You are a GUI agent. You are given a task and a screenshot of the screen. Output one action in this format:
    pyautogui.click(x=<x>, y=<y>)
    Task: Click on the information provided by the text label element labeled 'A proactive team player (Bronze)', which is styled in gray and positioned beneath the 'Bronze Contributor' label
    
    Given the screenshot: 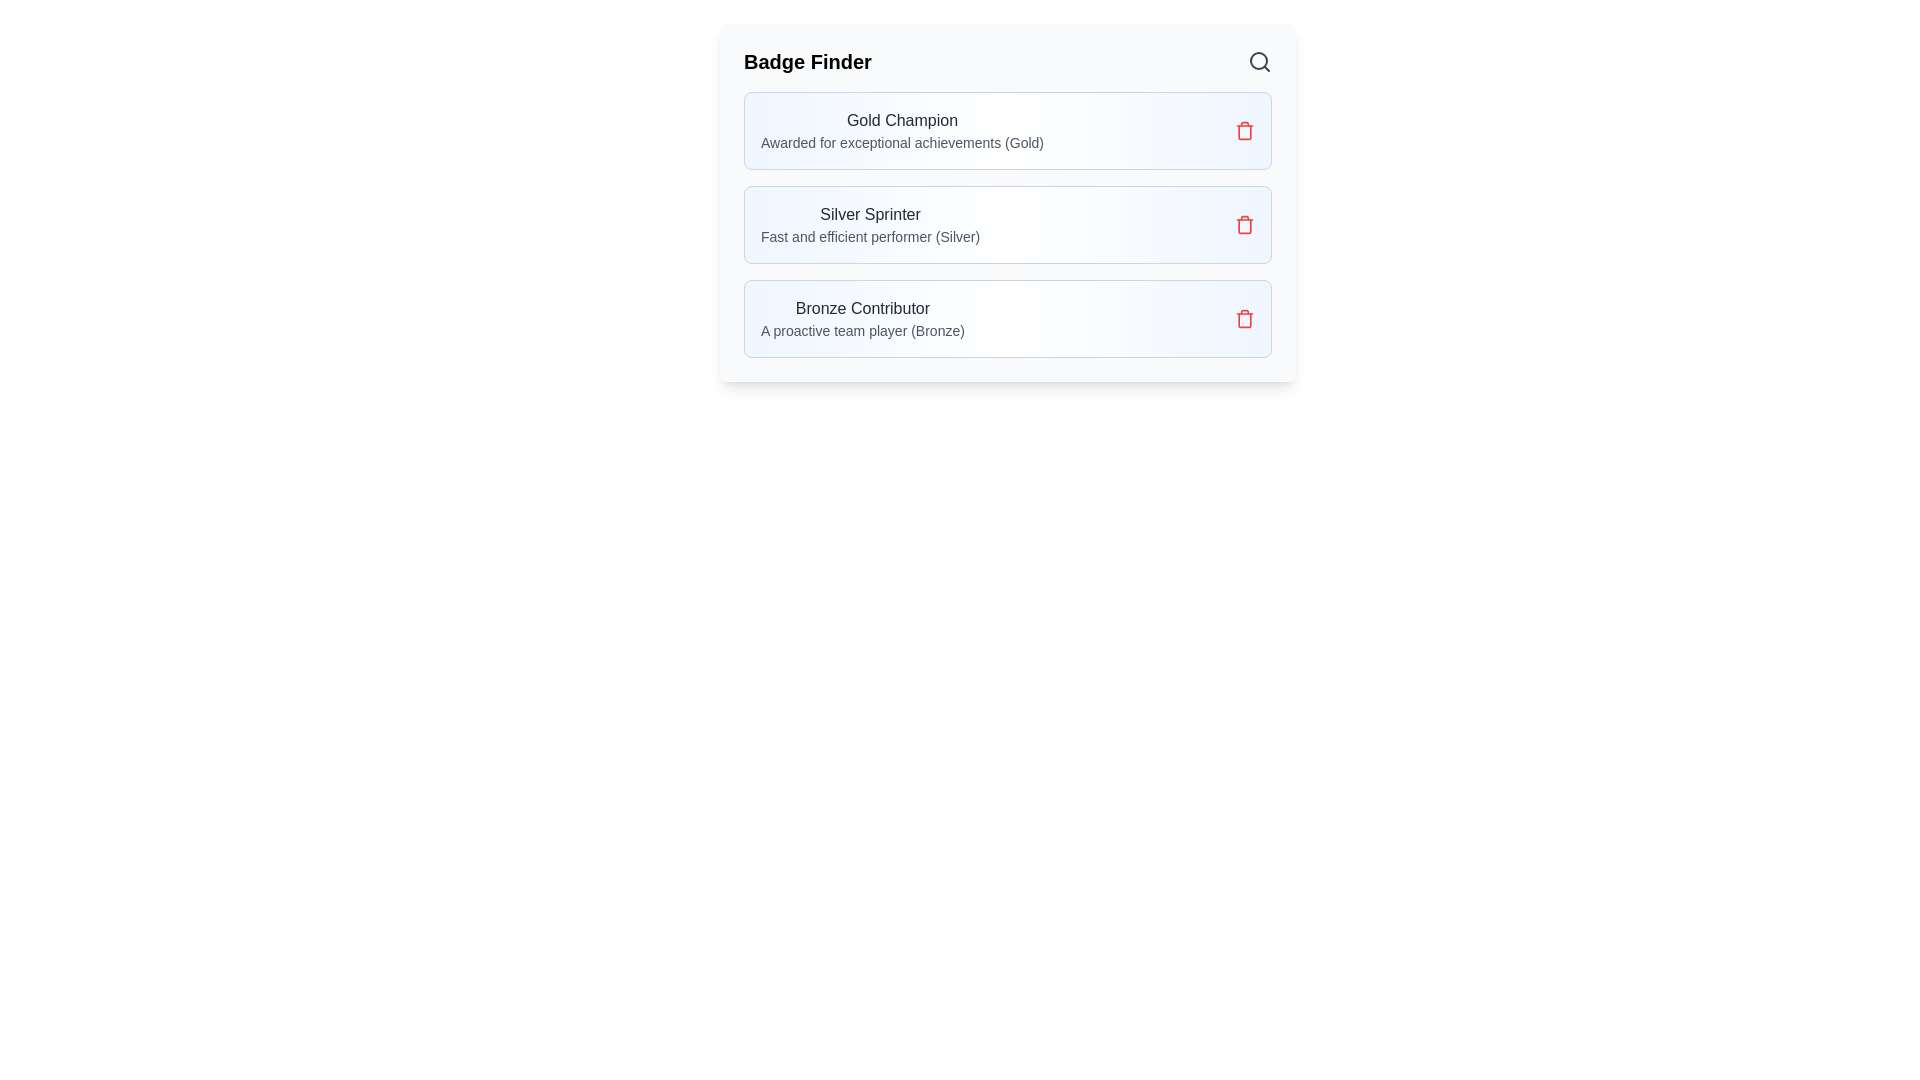 What is the action you would take?
    pyautogui.click(x=863, y=330)
    